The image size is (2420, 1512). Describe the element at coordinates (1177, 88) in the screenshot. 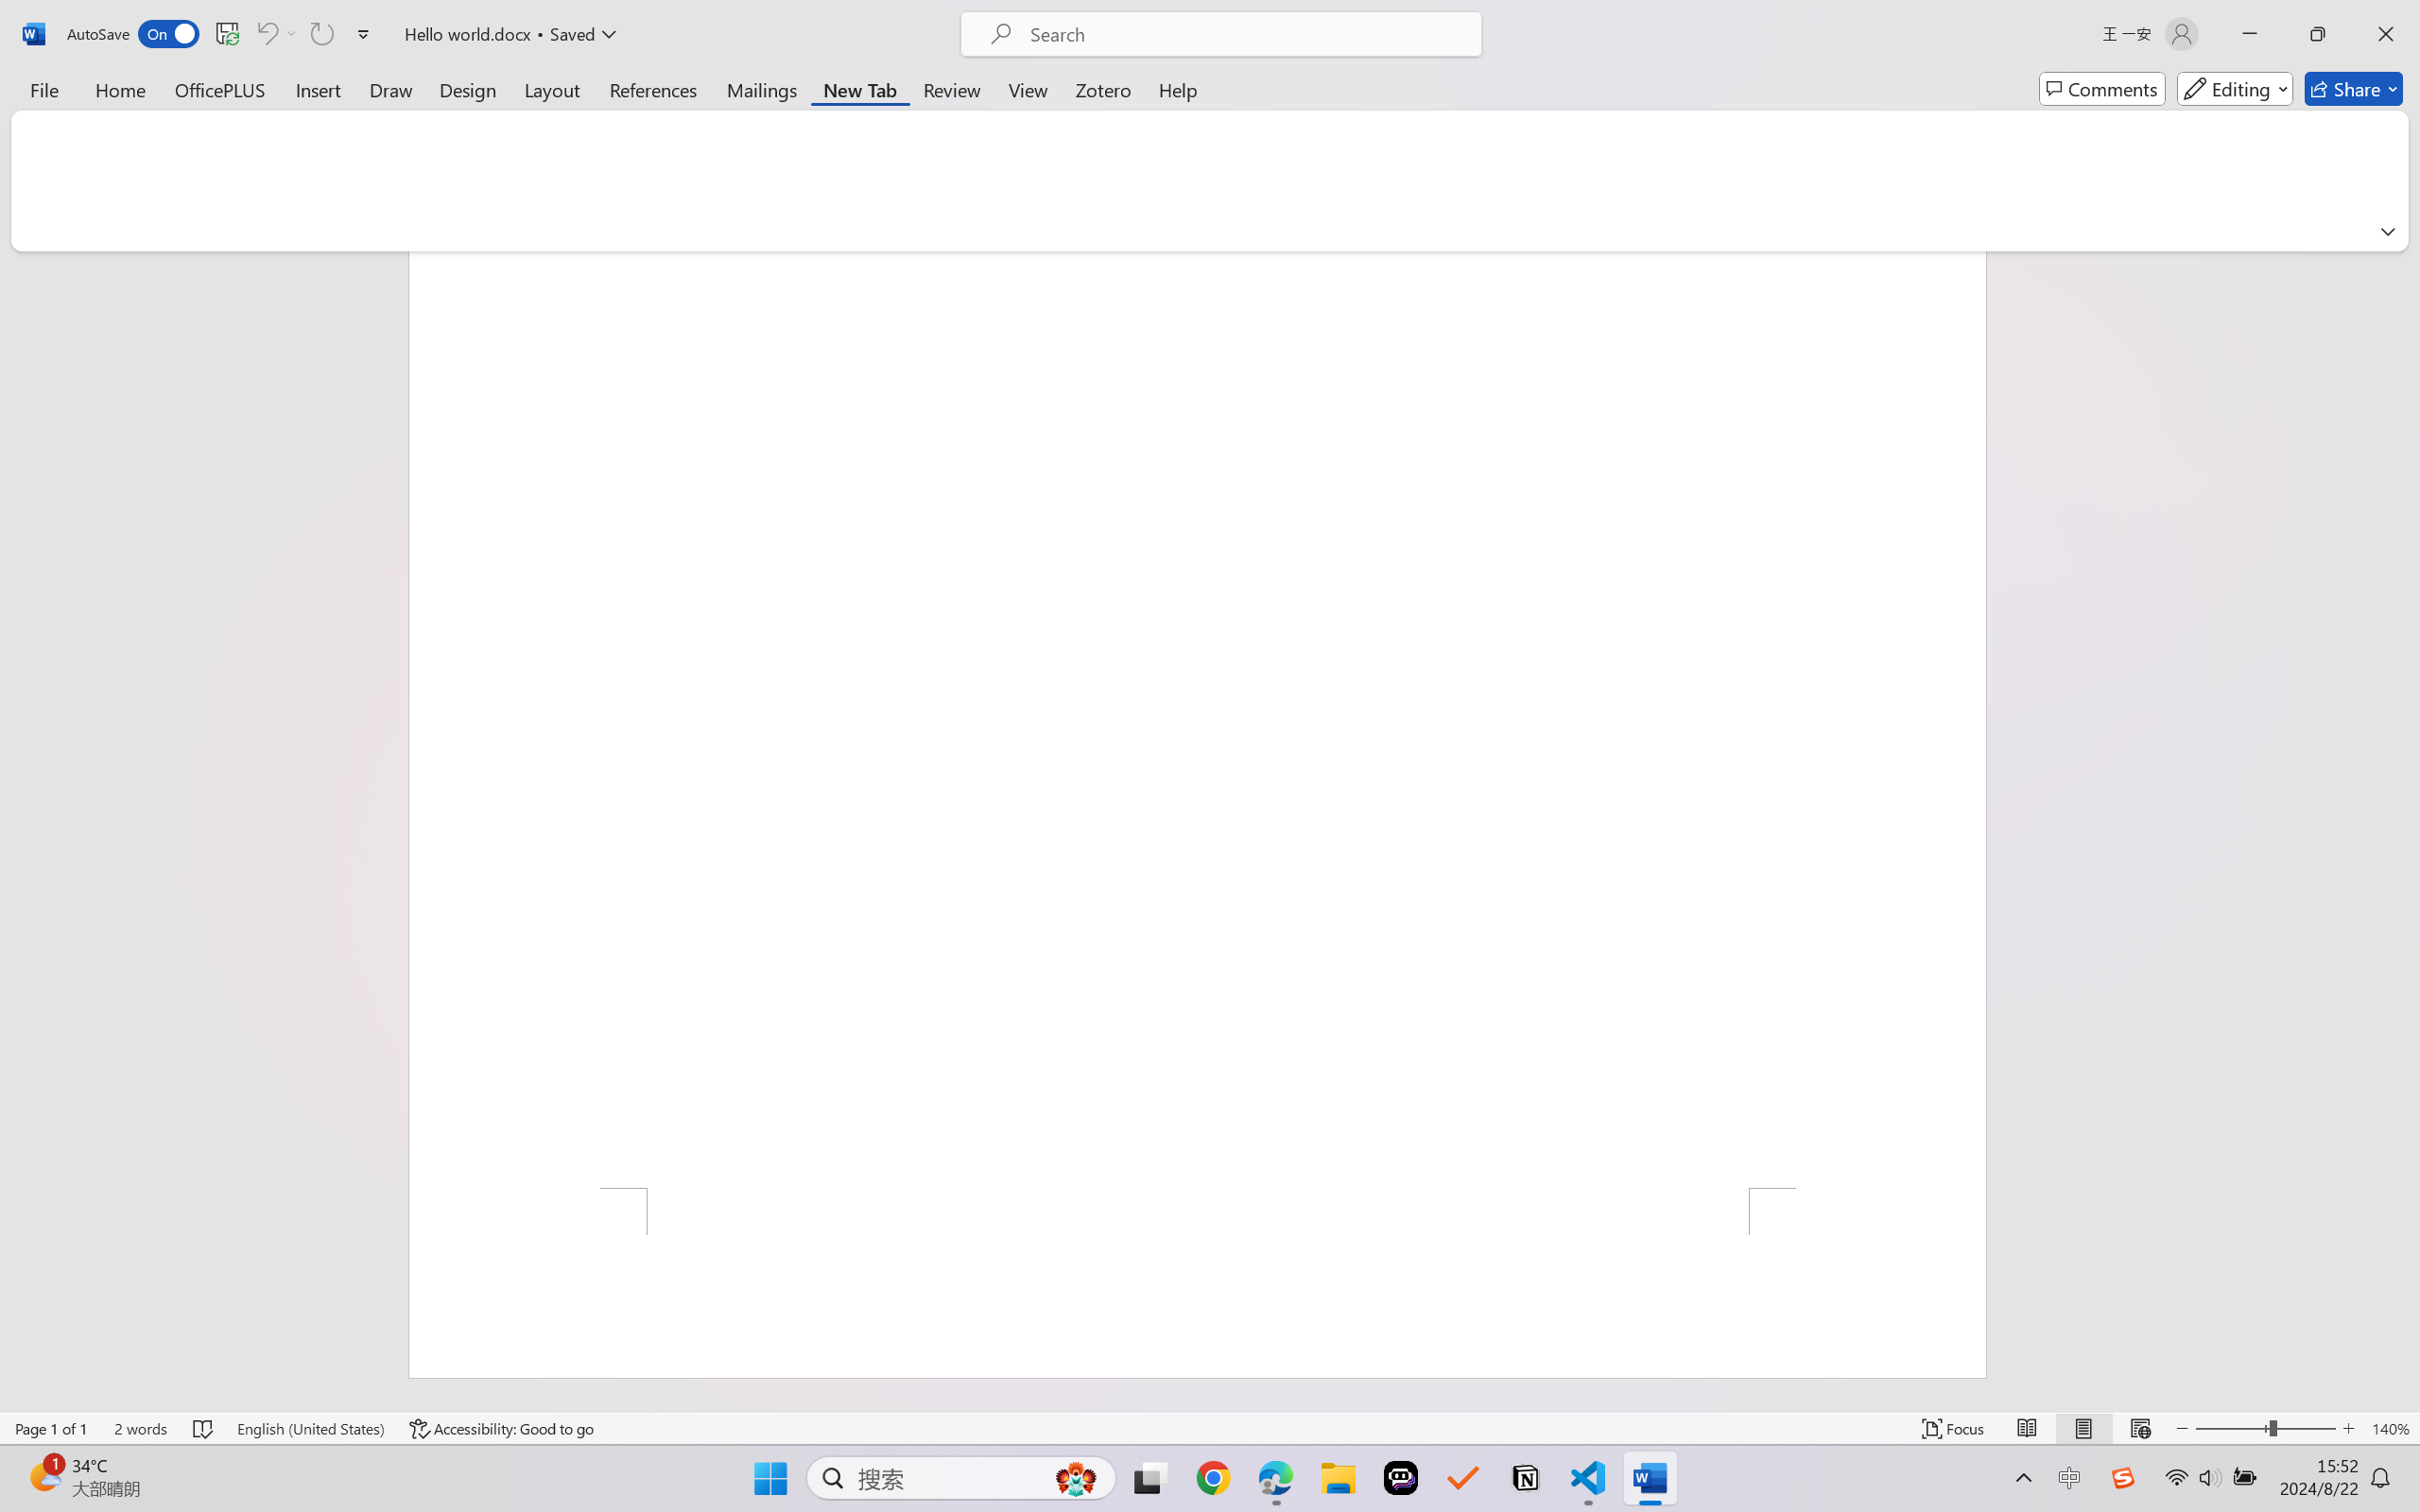

I see `'Help'` at that location.